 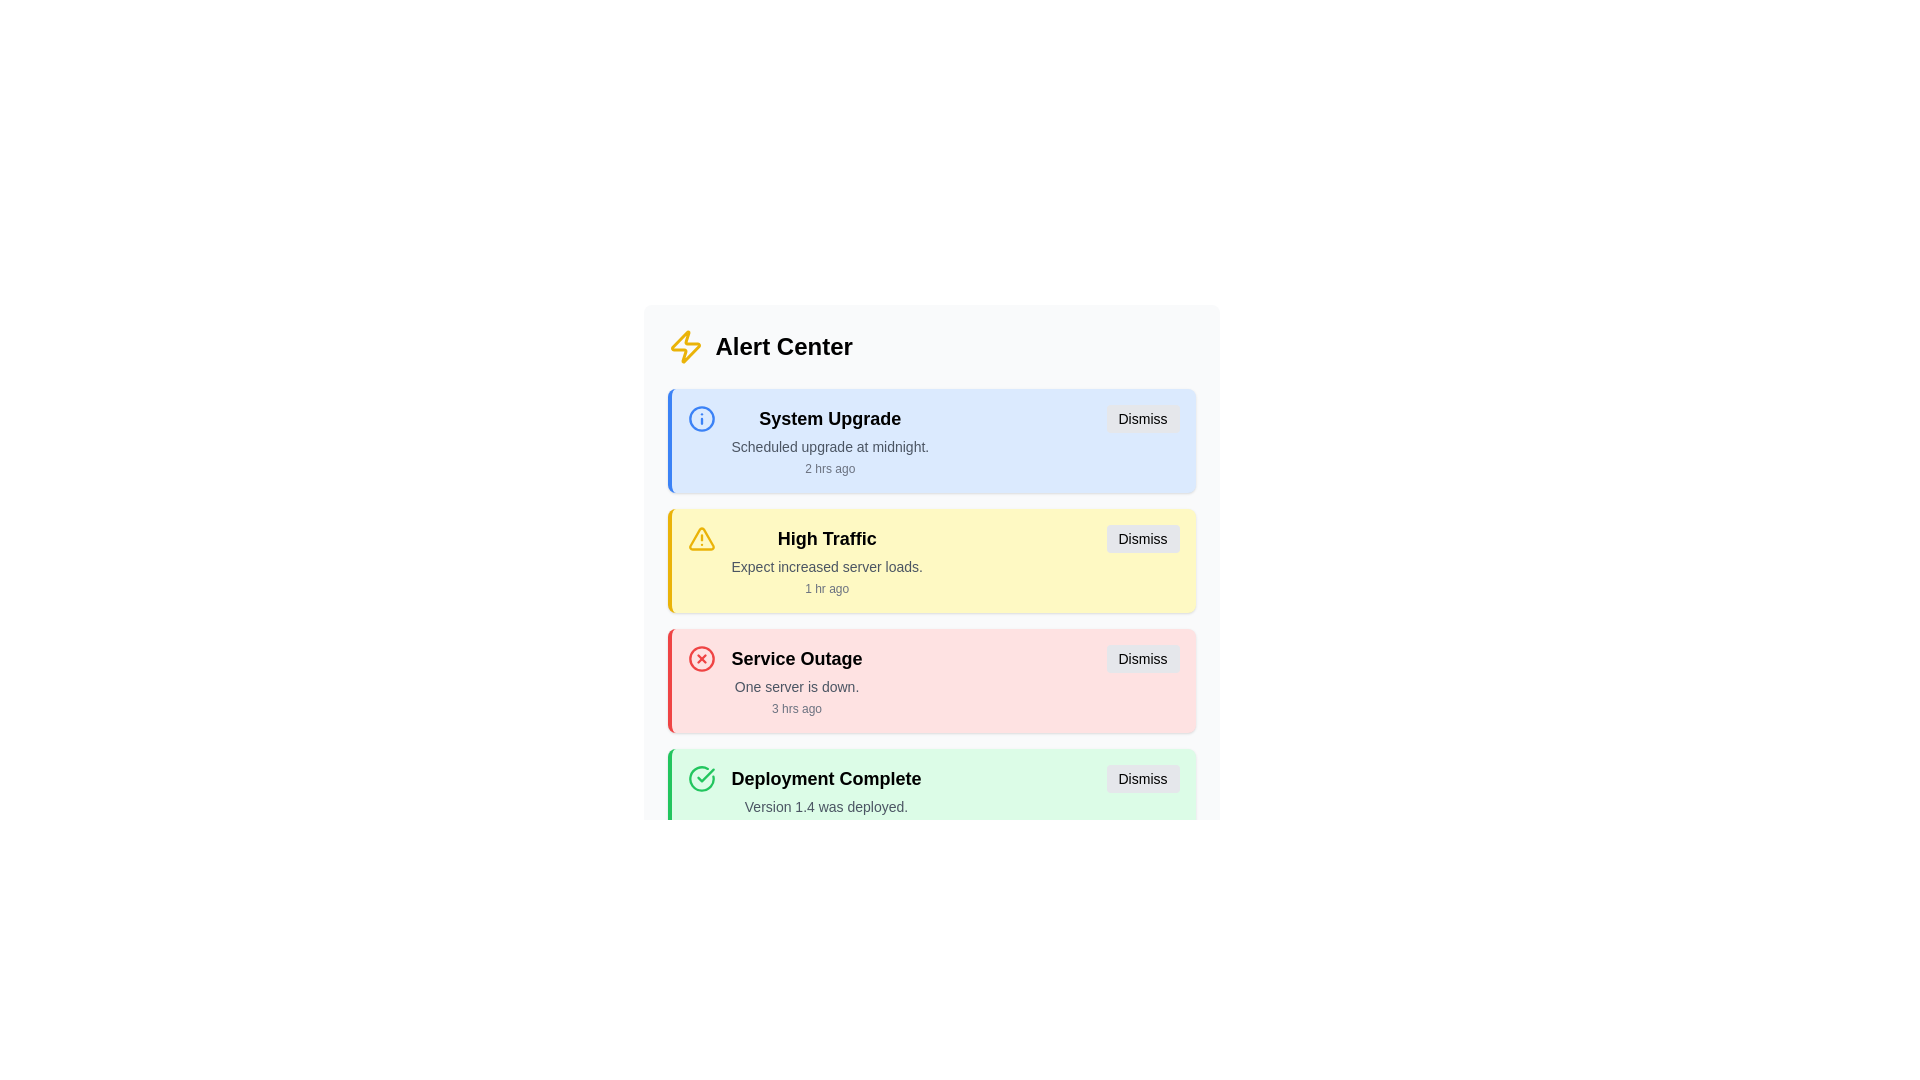 I want to click on the close button of the 'Service Outage' alert notification, so click(x=1142, y=659).